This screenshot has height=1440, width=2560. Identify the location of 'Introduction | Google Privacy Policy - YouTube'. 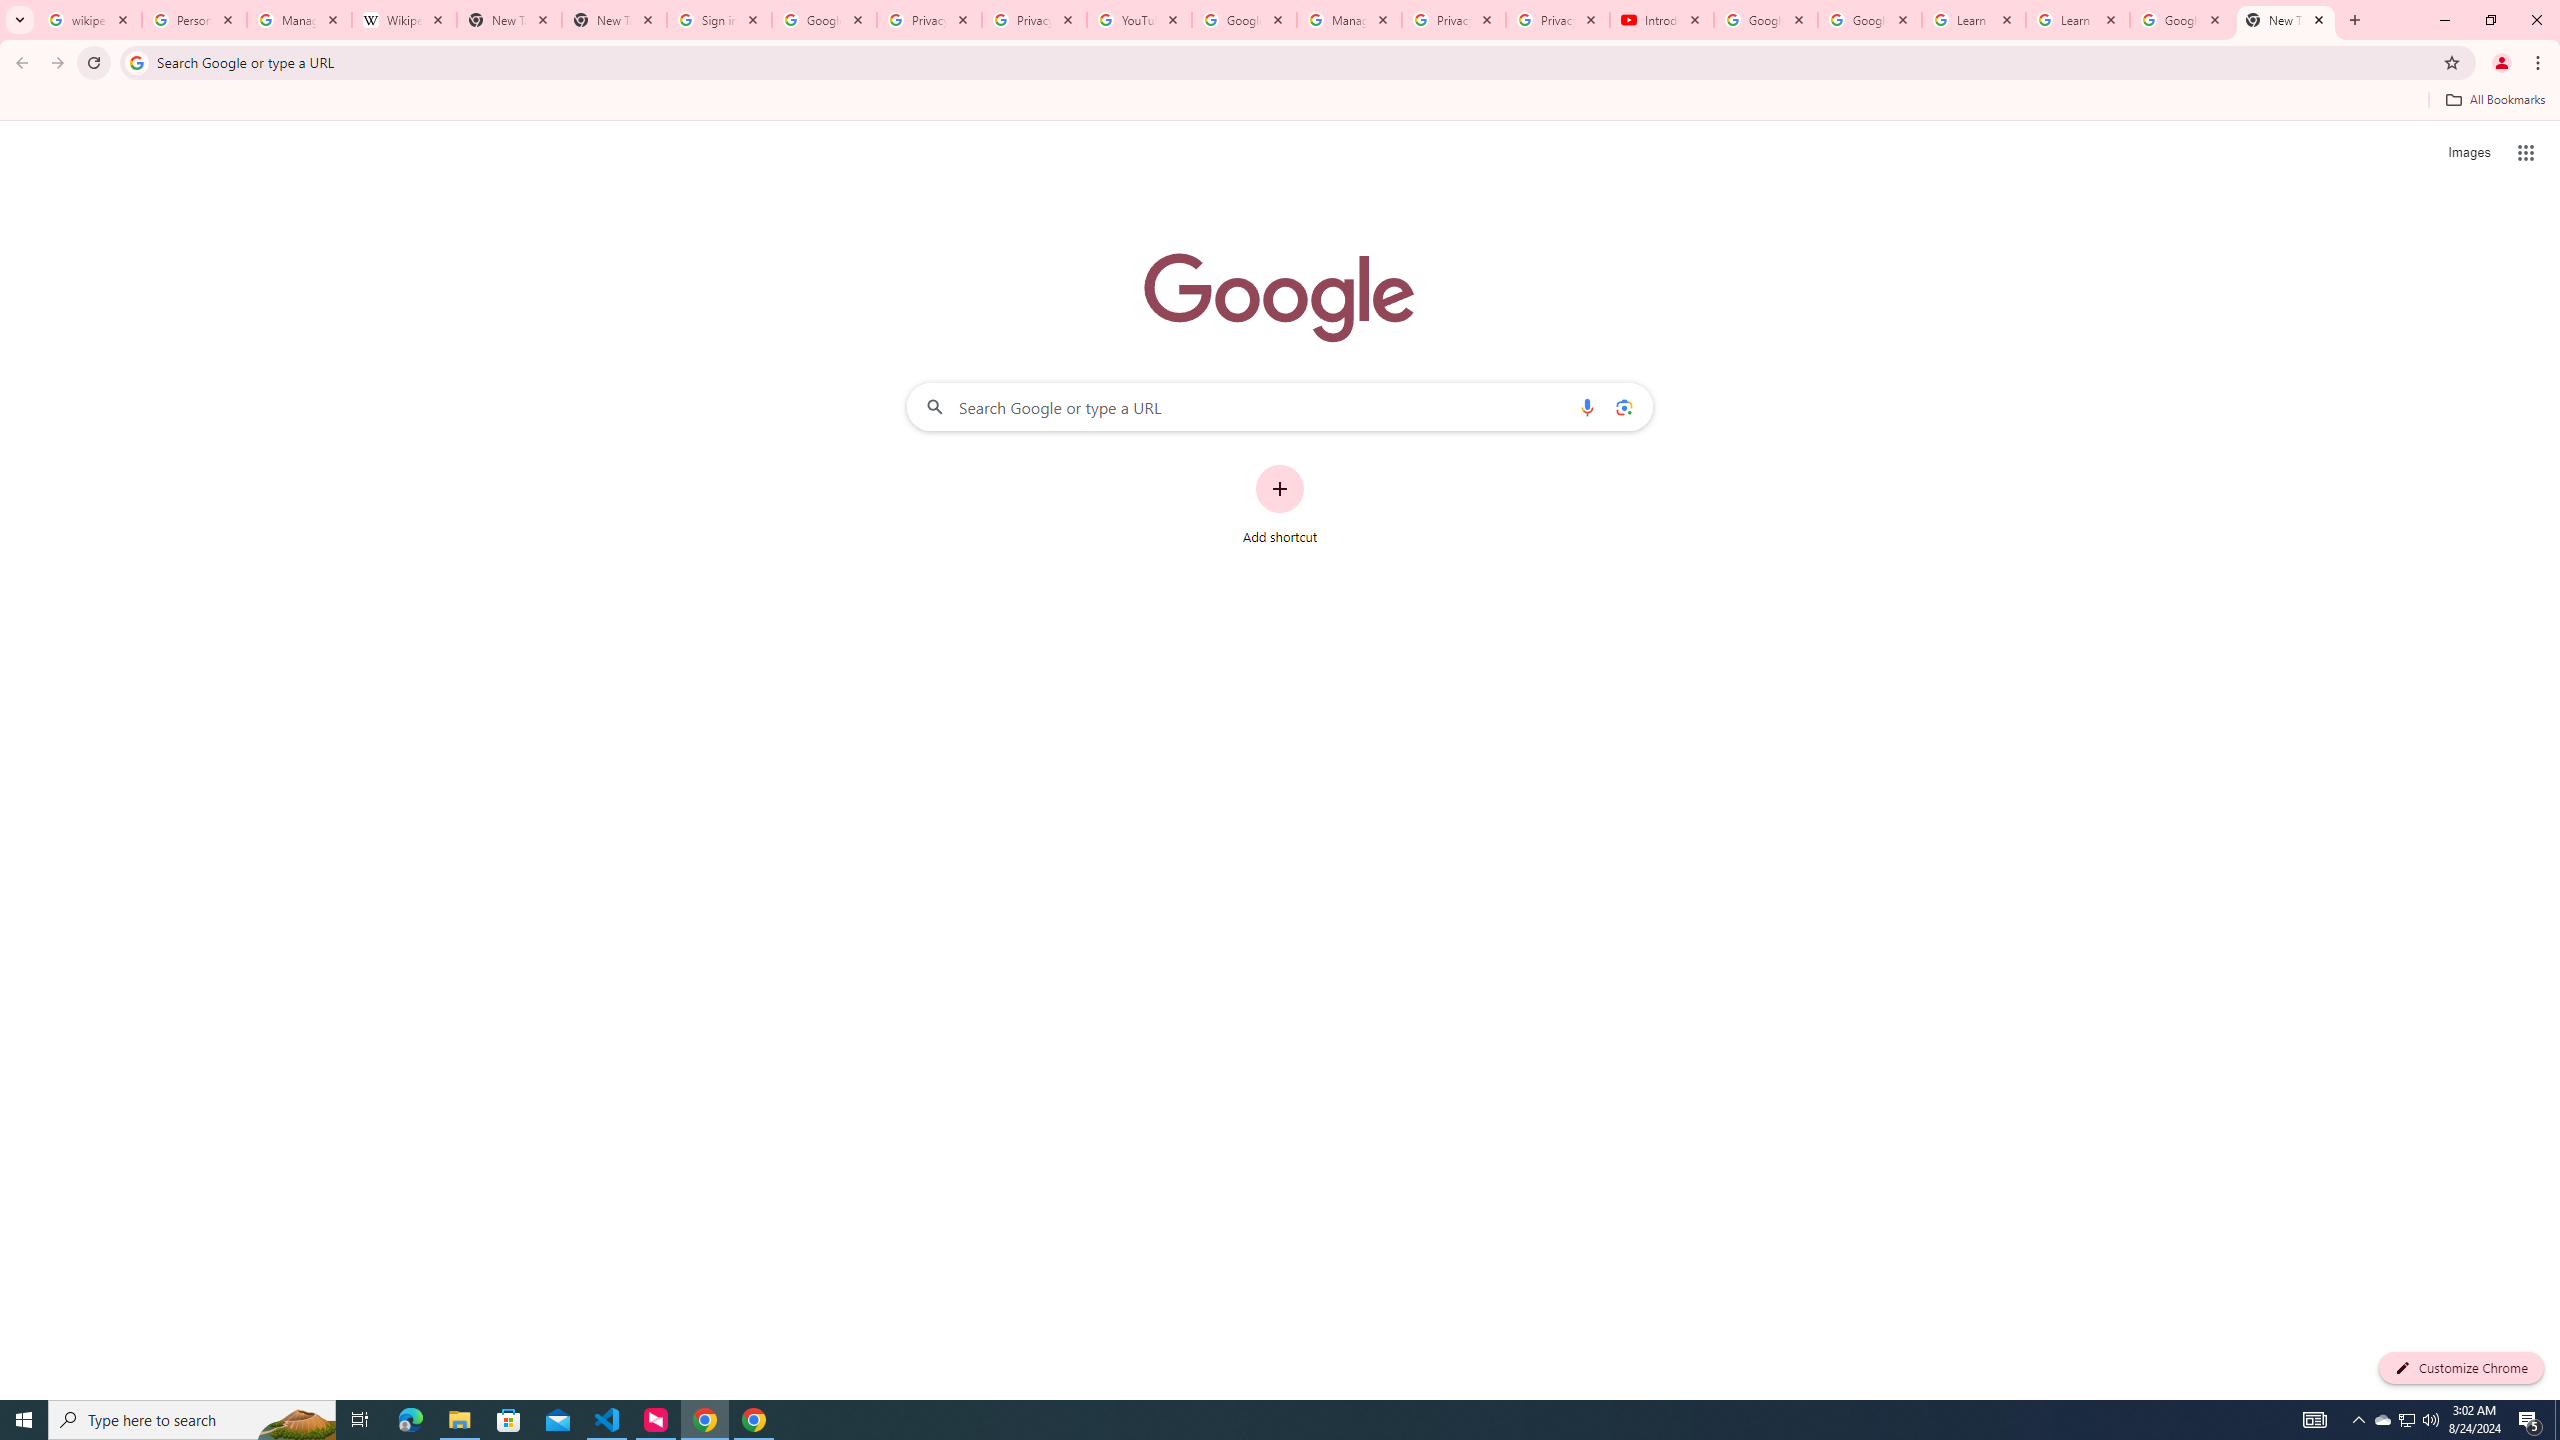
(1660, 19).